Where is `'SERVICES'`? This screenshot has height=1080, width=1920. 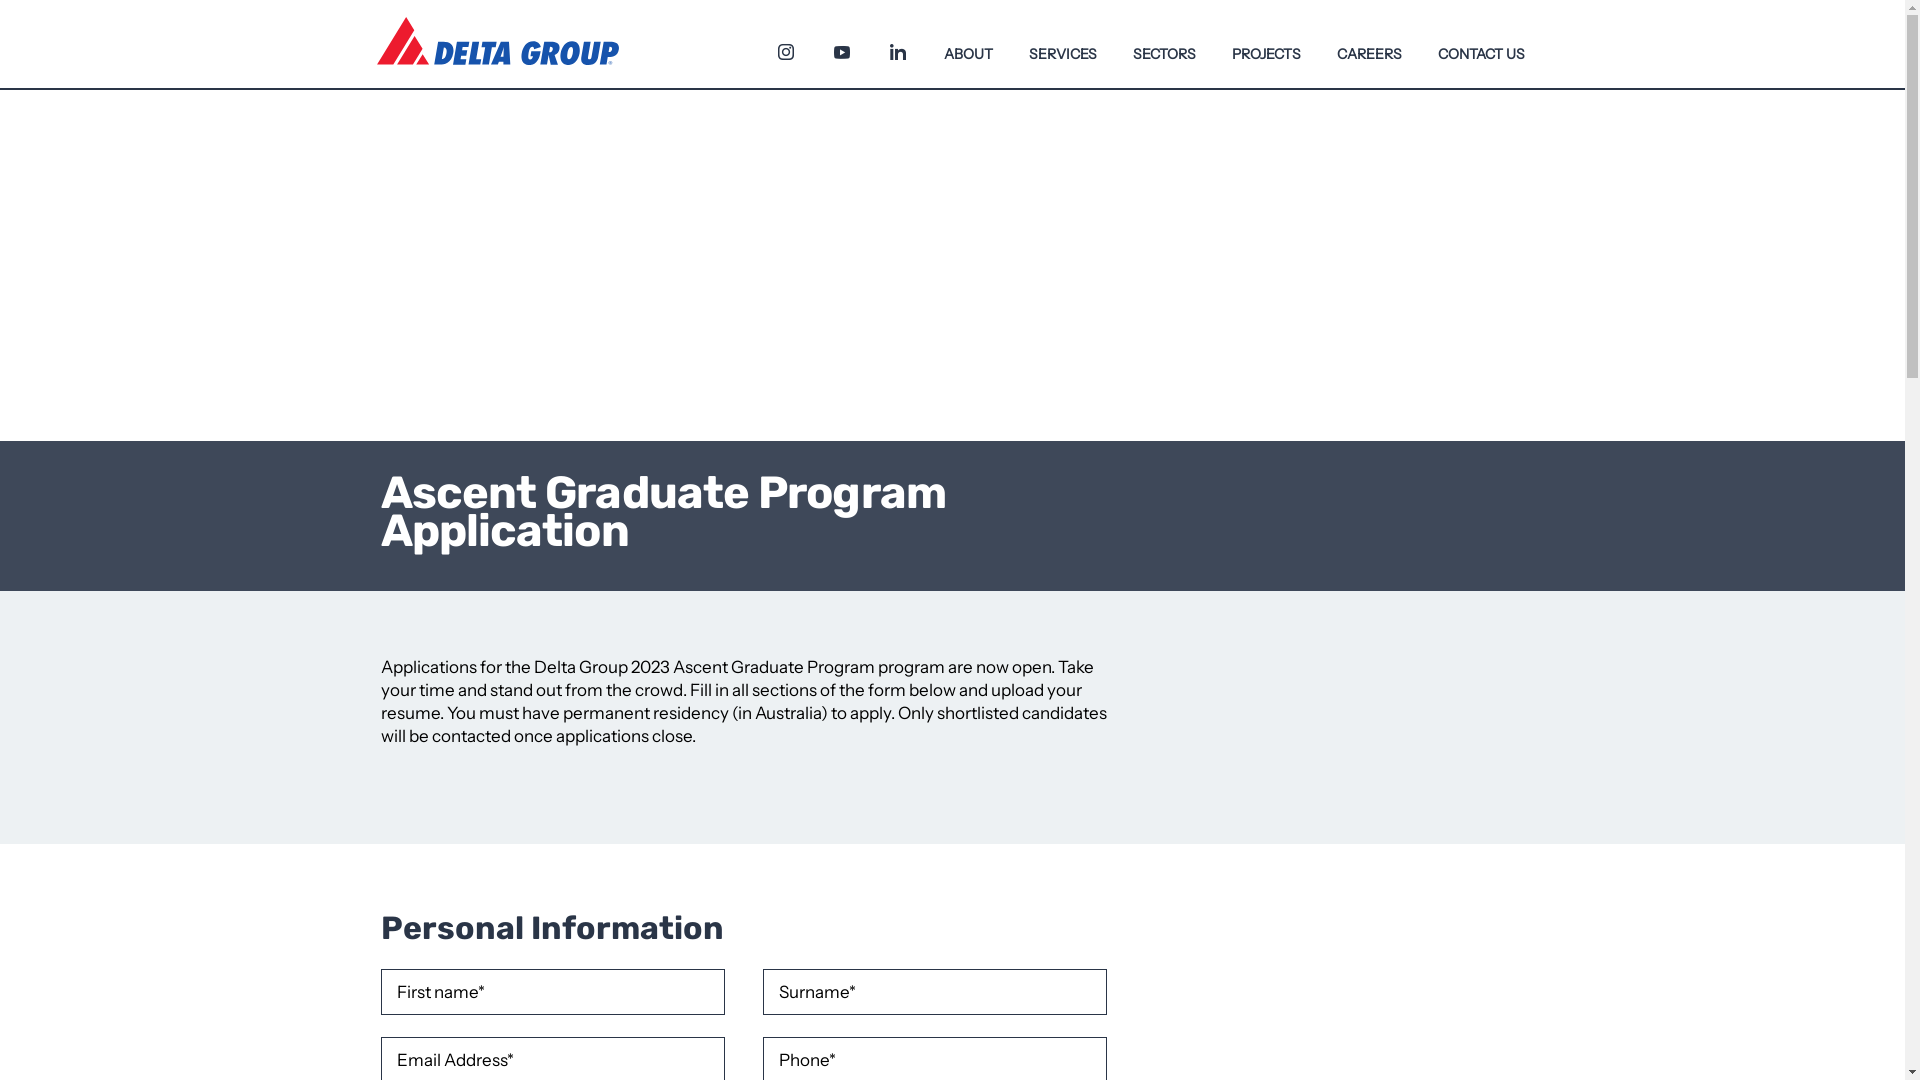
'SERVICES' is located at coordinates (1060, 43).